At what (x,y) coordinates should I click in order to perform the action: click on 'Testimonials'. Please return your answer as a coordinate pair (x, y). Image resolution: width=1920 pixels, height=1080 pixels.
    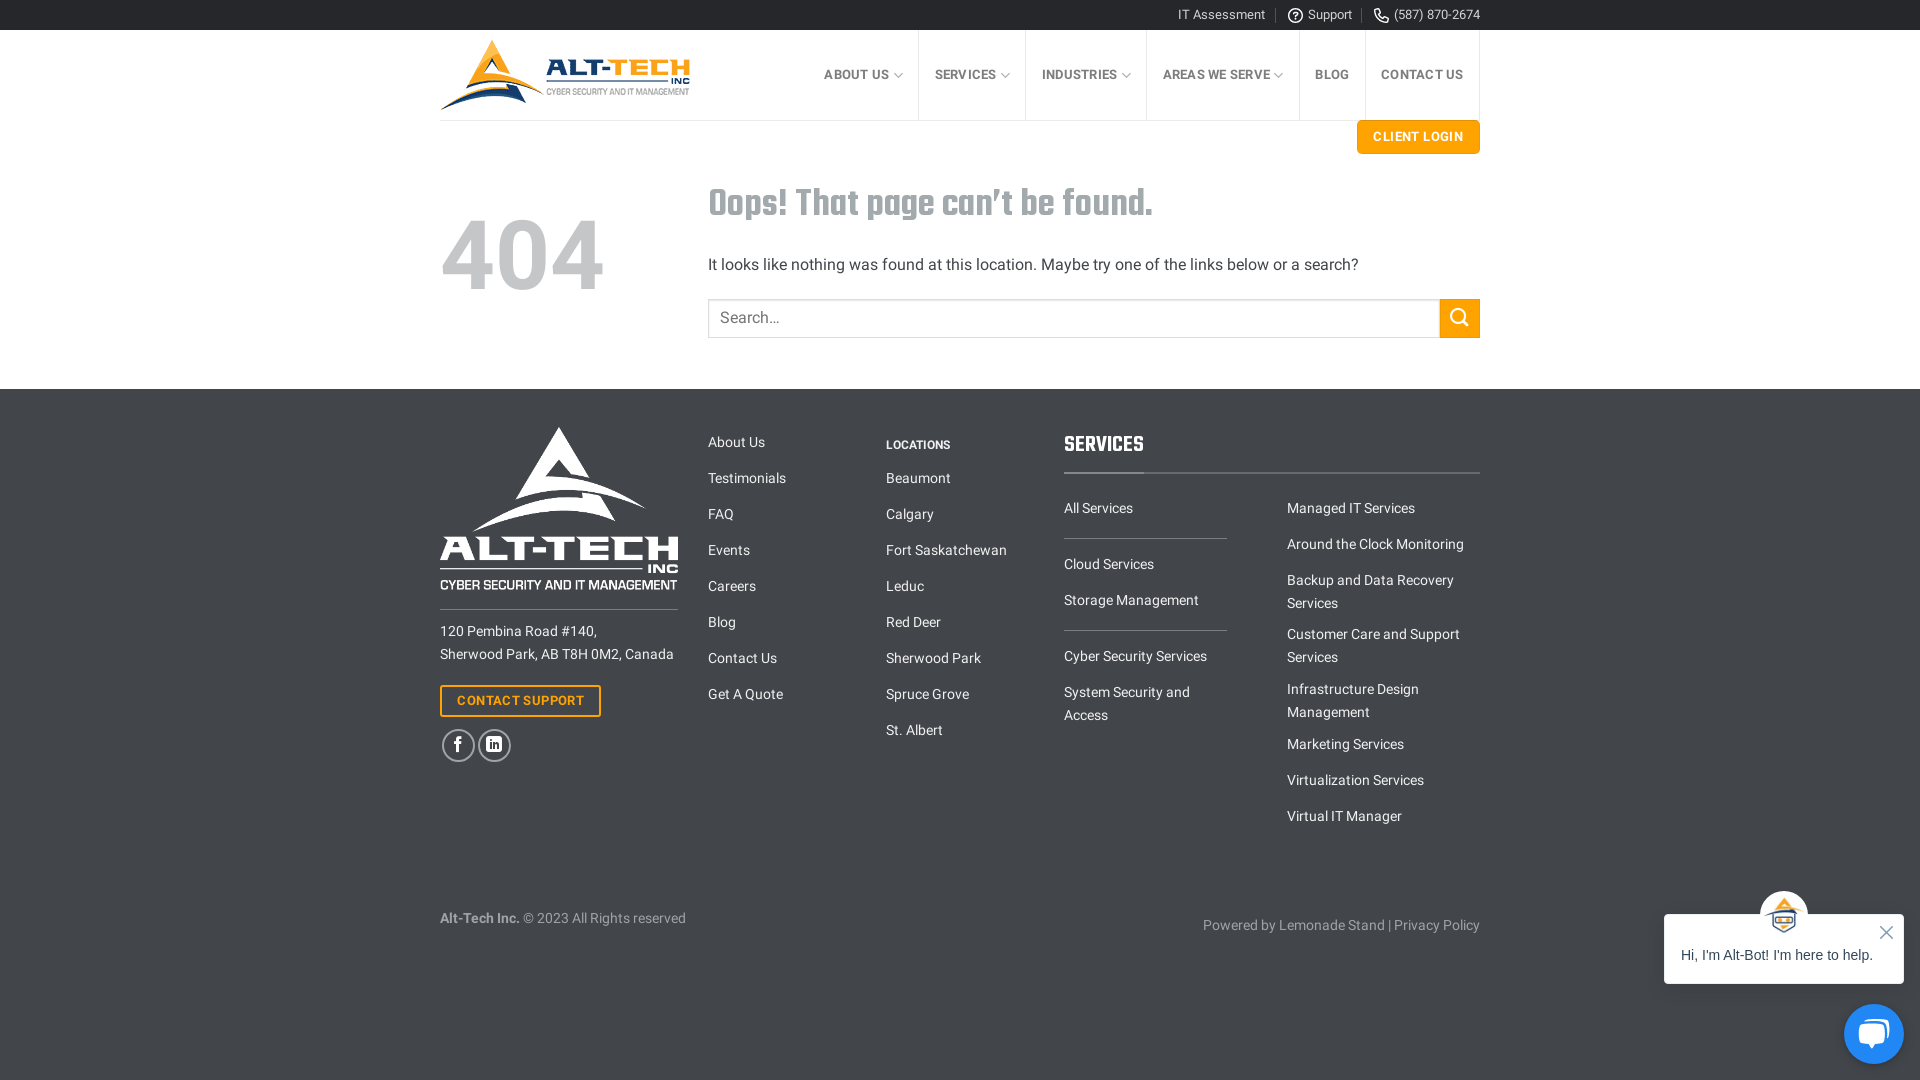
    Looking at the image, I should click on (781, 481).